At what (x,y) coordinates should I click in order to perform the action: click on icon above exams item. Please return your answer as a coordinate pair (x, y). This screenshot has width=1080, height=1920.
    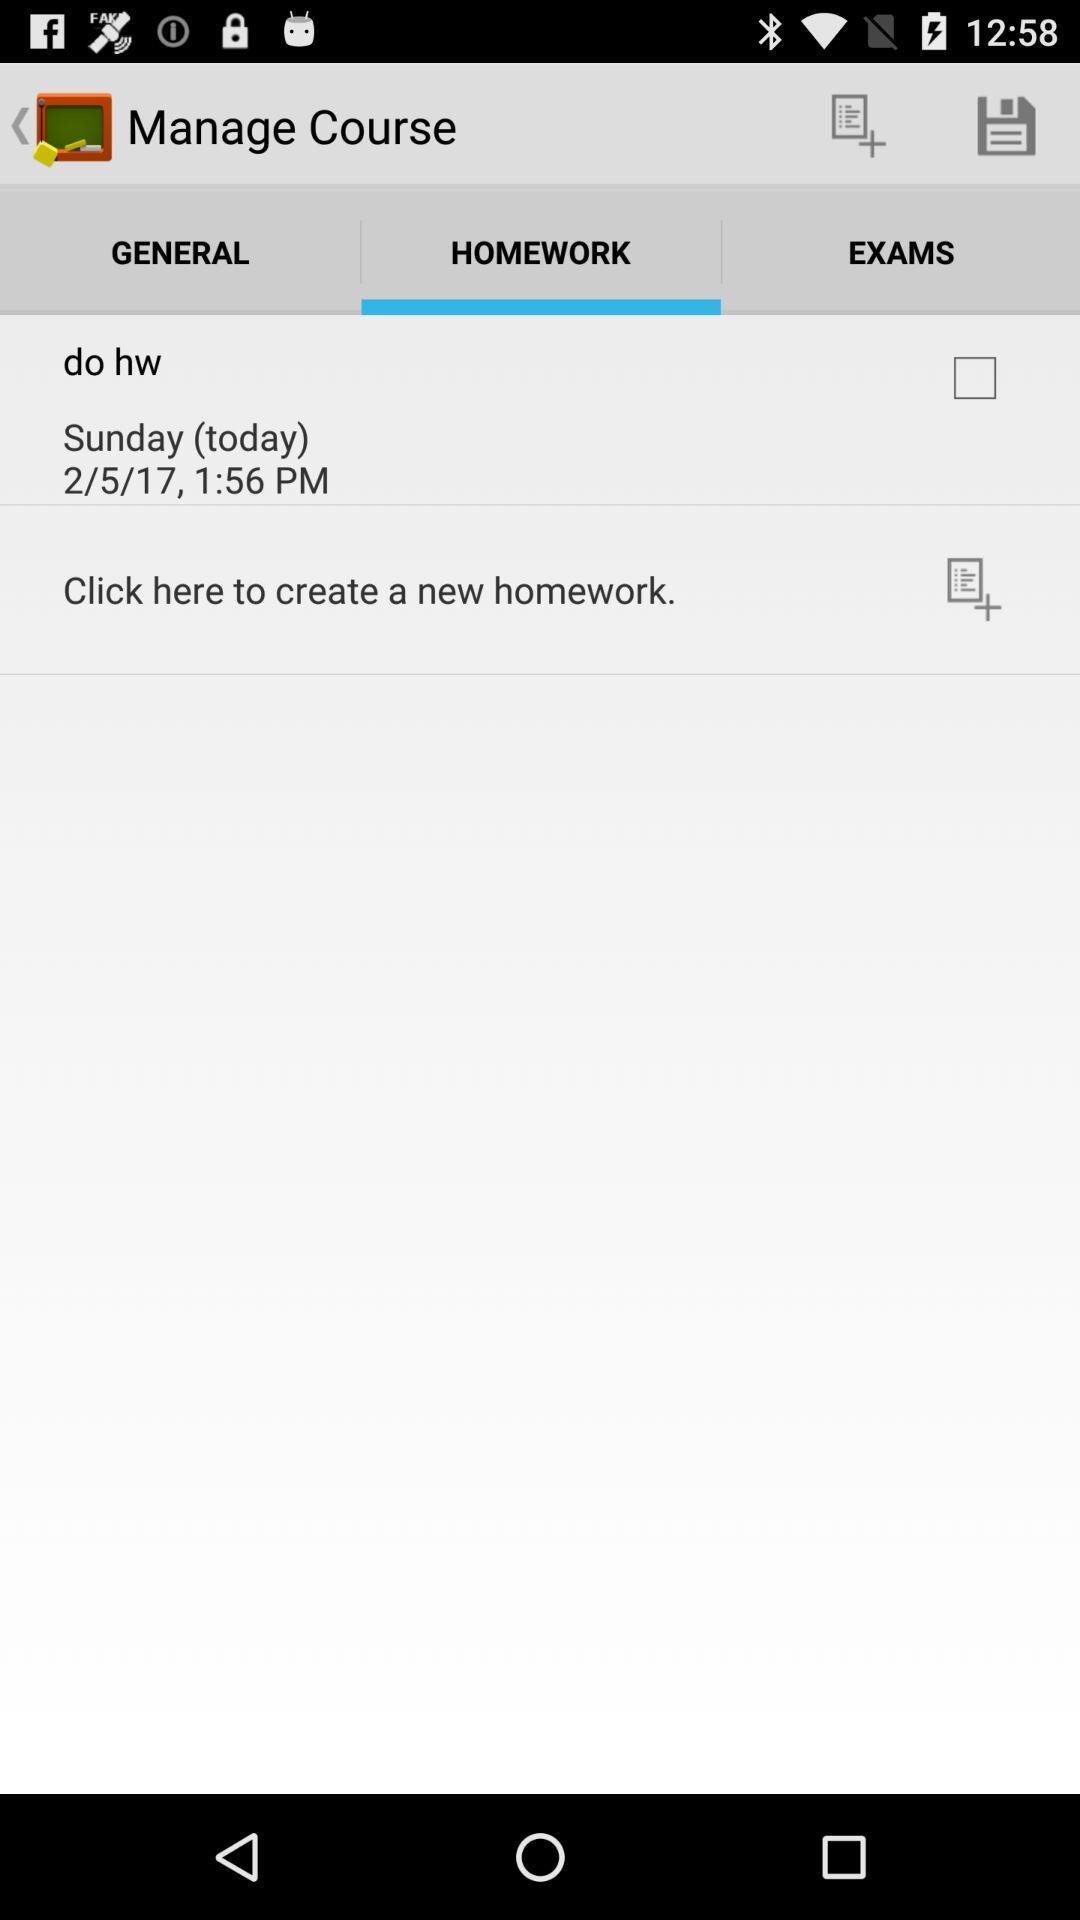
    Looking at the image, I should click on (858, 124).